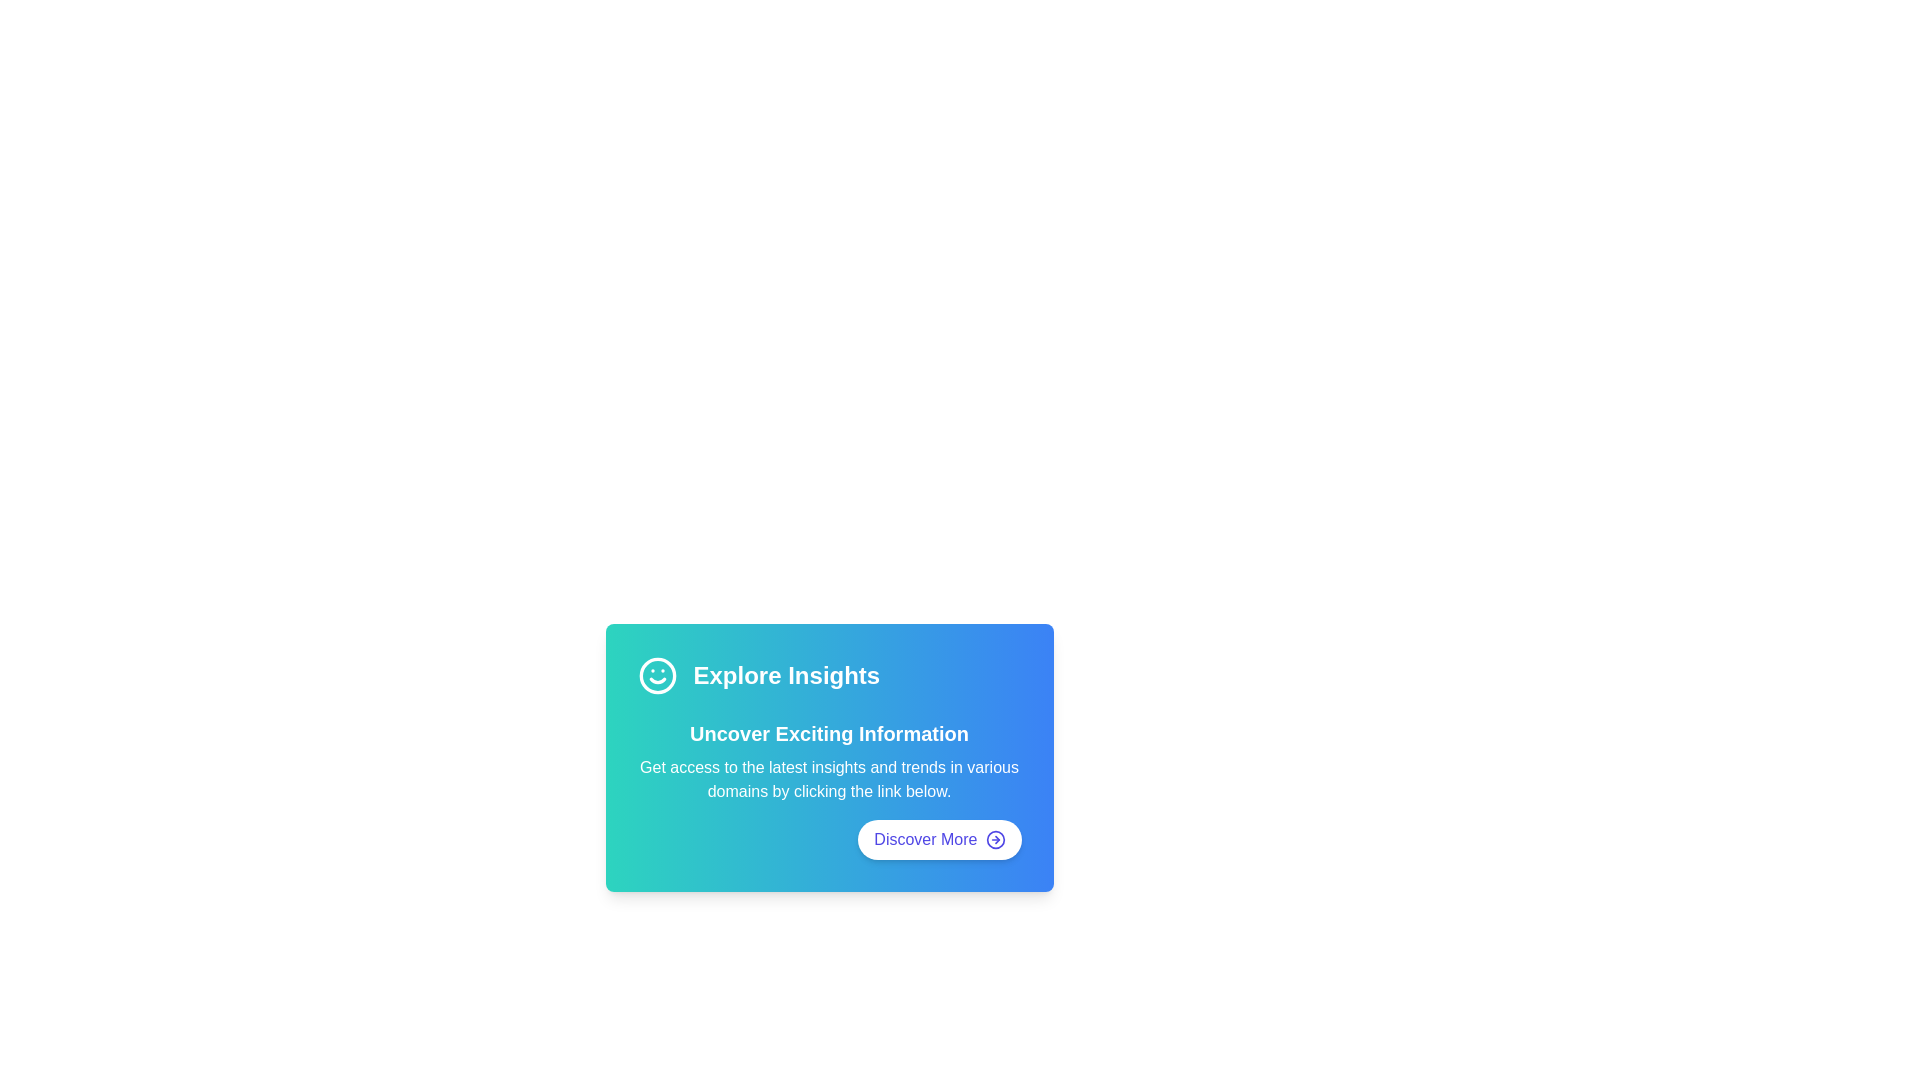 The width and height of the screenshot is (1920, 1080). I want to click on the central circular part of the arrow icon located to the right of the 'Discover More' button in the UI card, so click(995, 840).